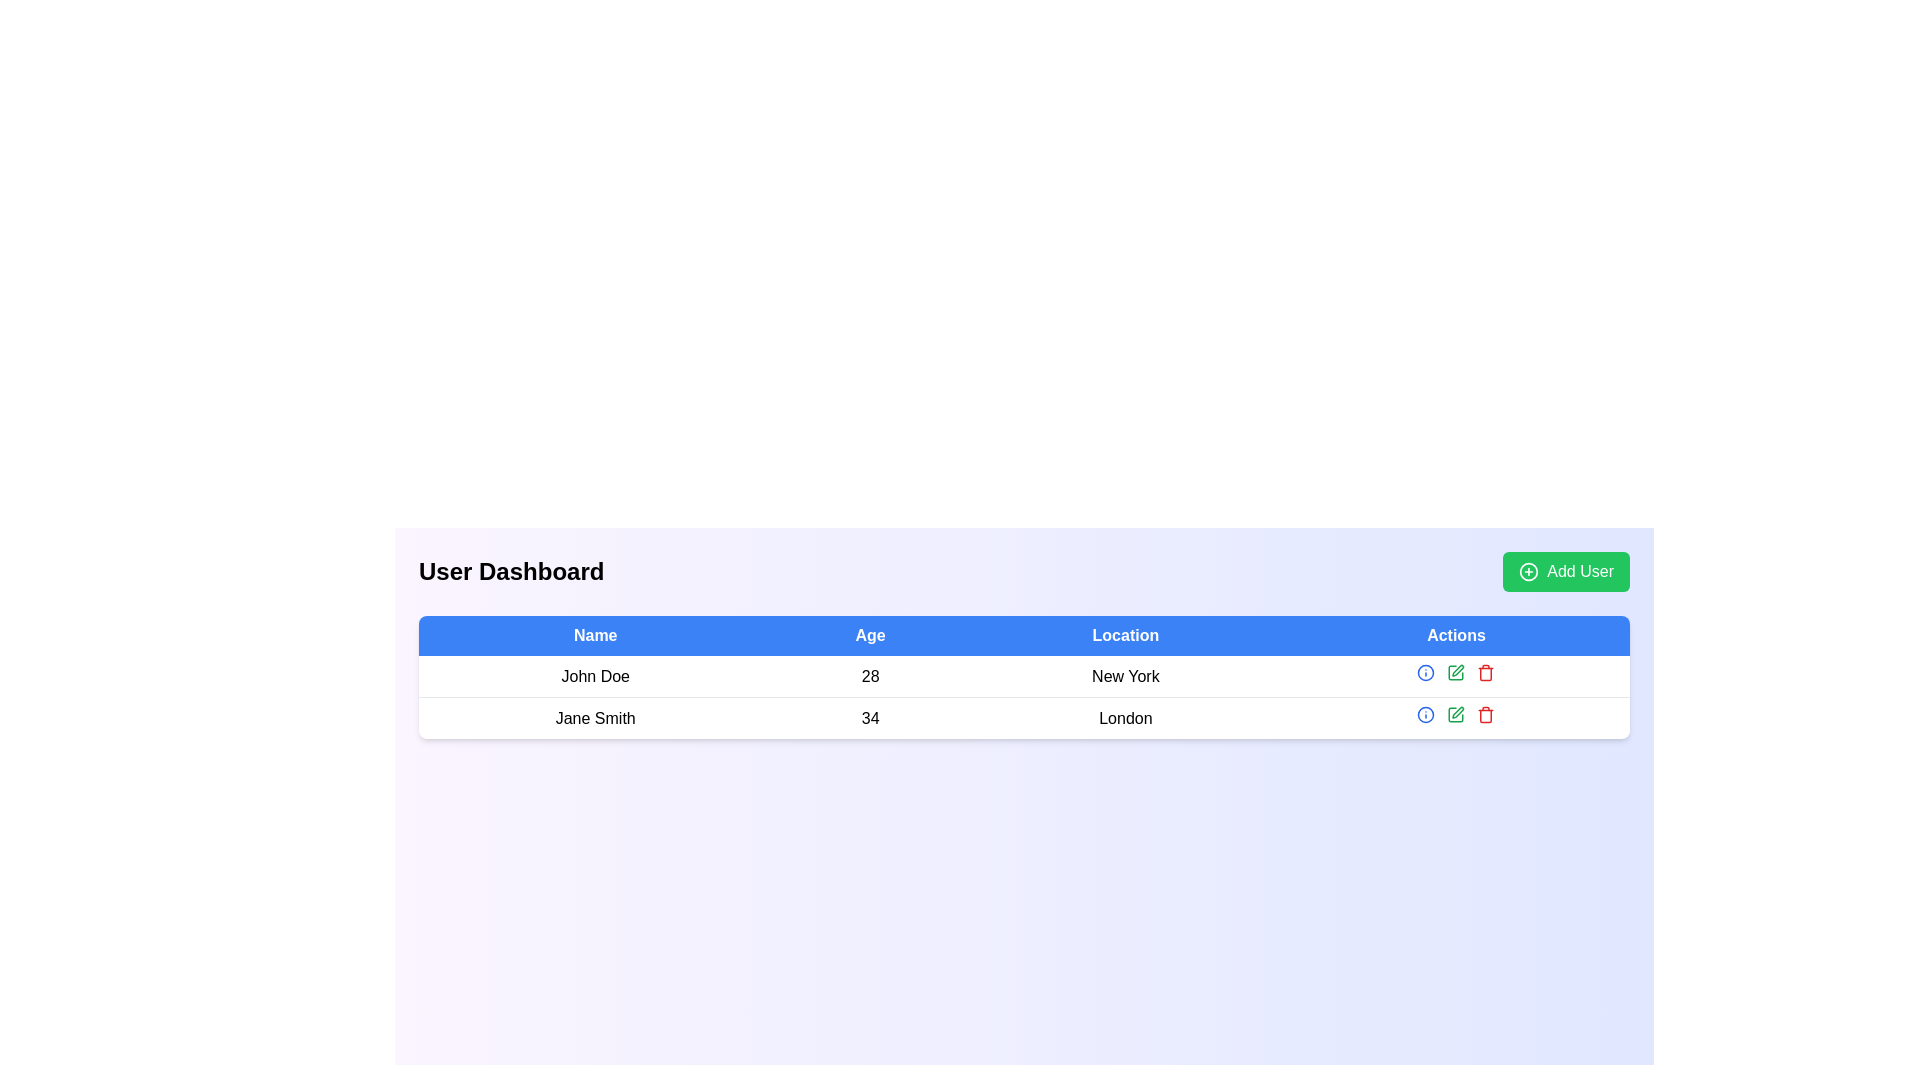 The height and width of the screenshot is (1080, 1920). What do you see at coordinates (1424, 713) in the screenshot?
I see `the help icon button located` at bounding box center [1424, 713].